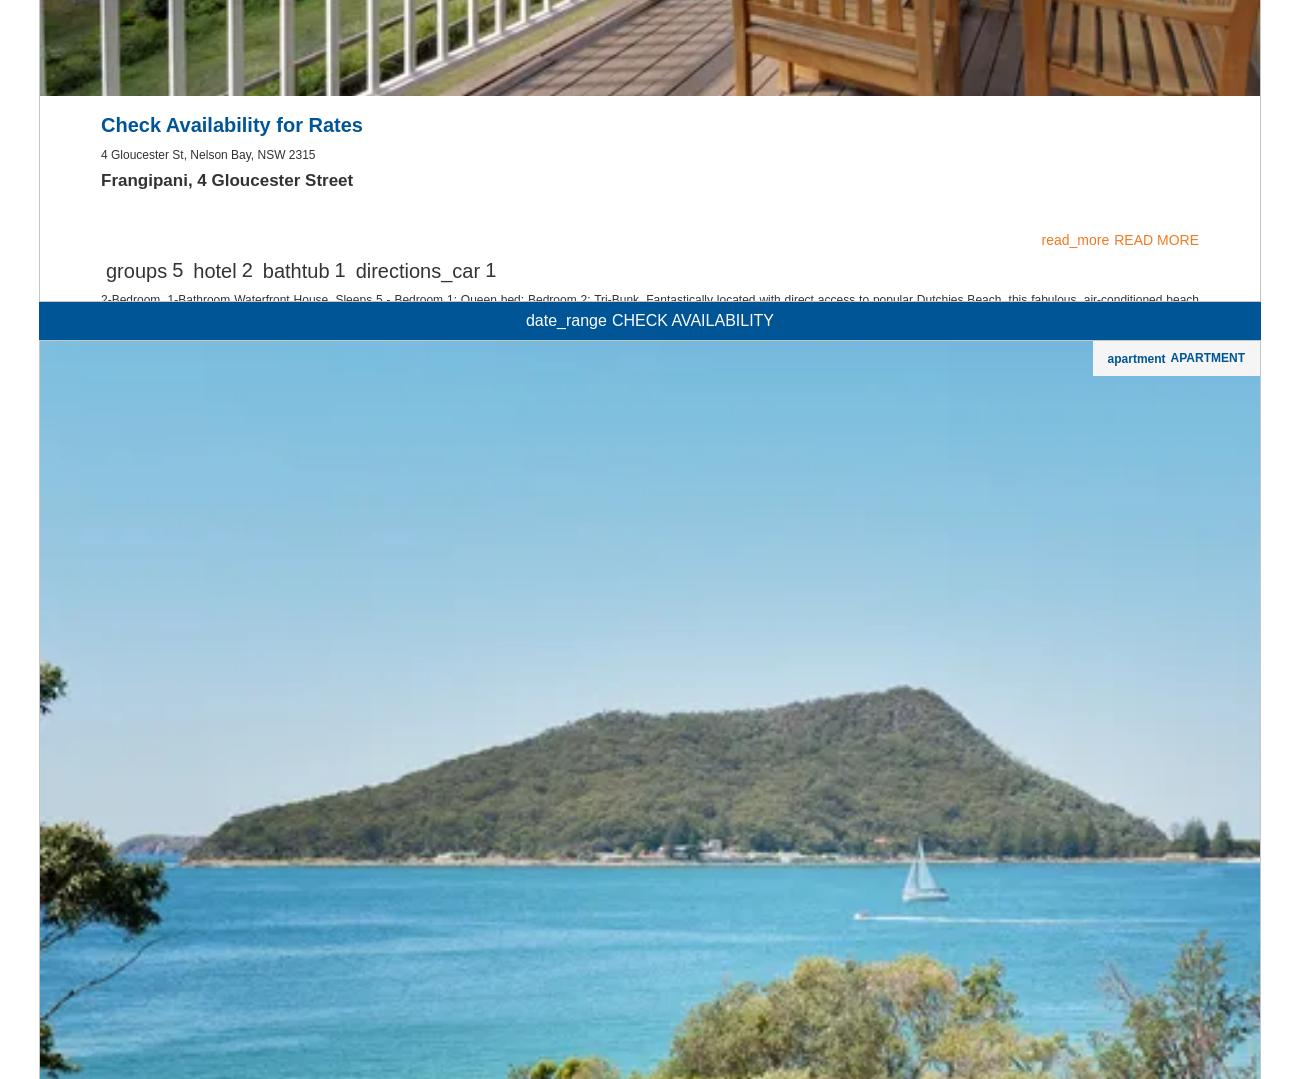 The height and width of the screenshot is (1079, 1300). Describe the element at coordinates (108, 222) in the screenshot. I see `'Port Stephens'` at that location.